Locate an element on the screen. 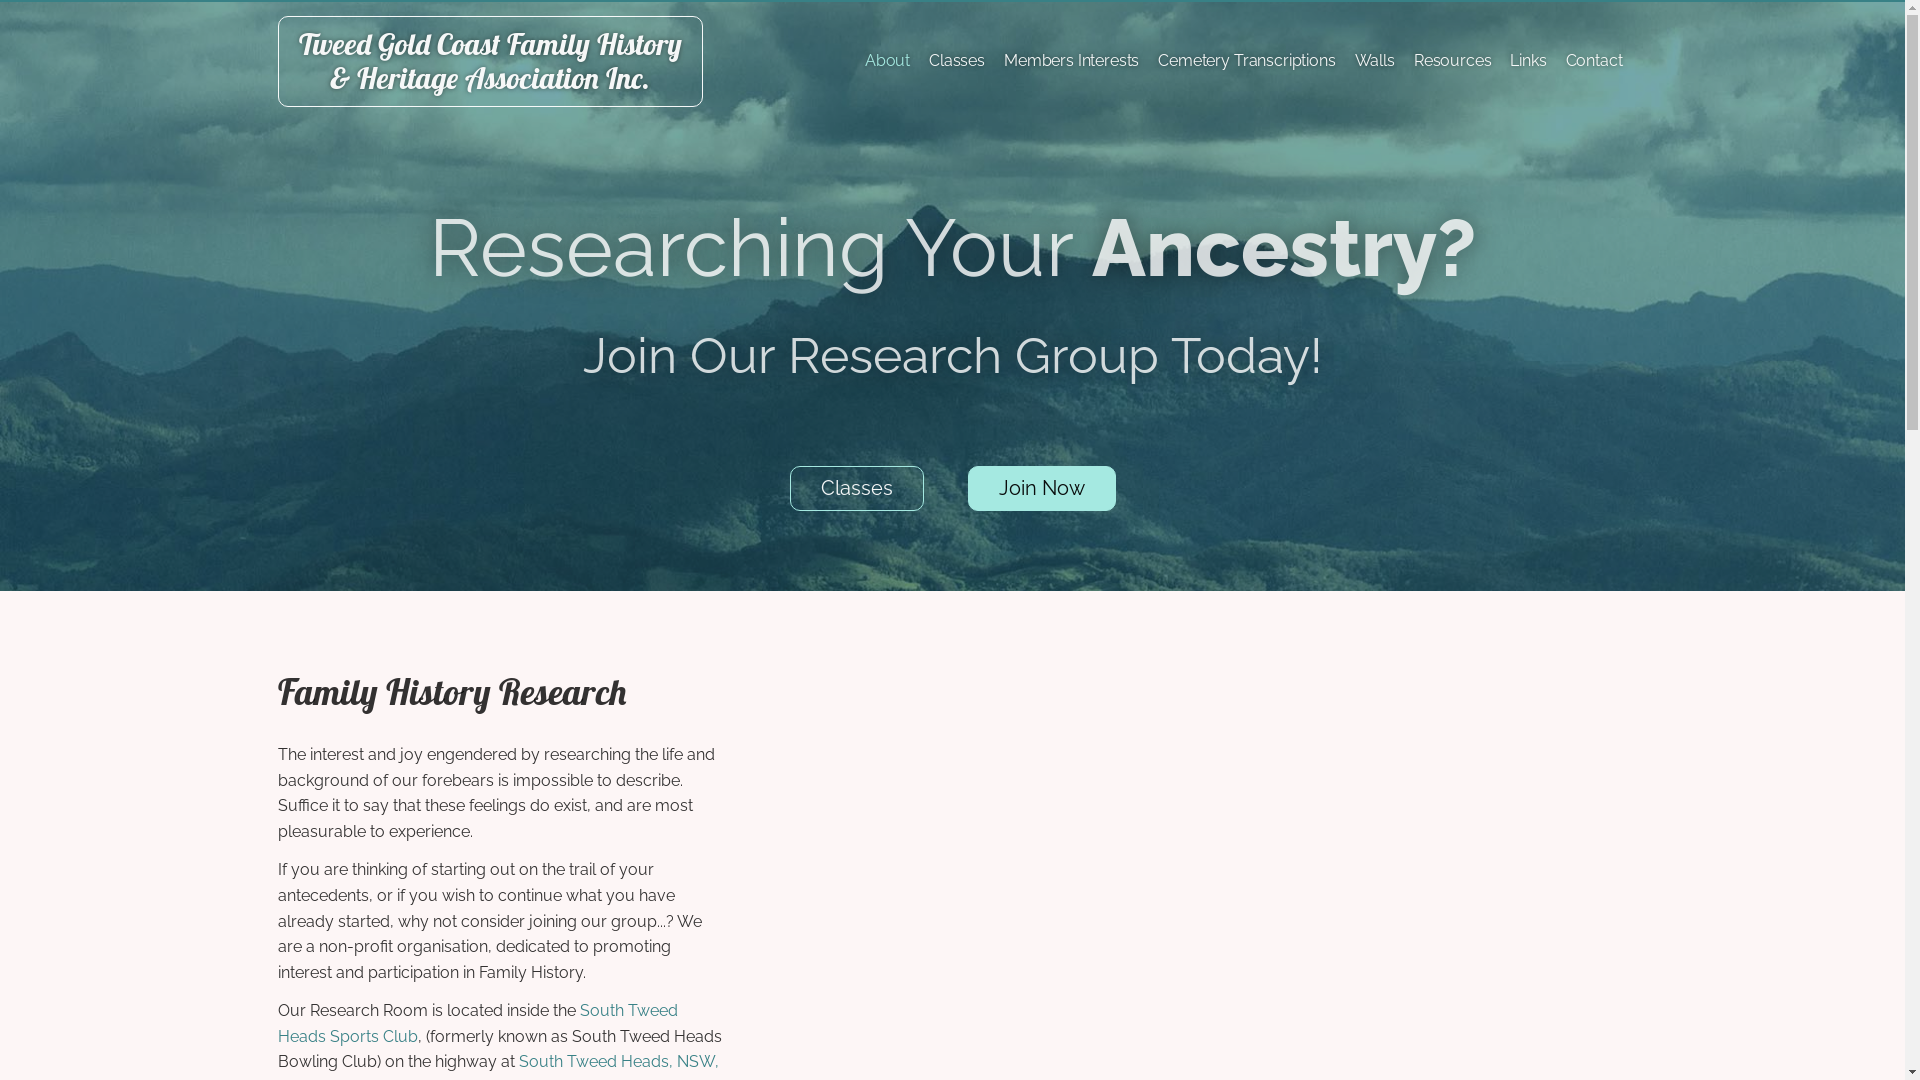  'Classes' is located at coordinates (857, 488).